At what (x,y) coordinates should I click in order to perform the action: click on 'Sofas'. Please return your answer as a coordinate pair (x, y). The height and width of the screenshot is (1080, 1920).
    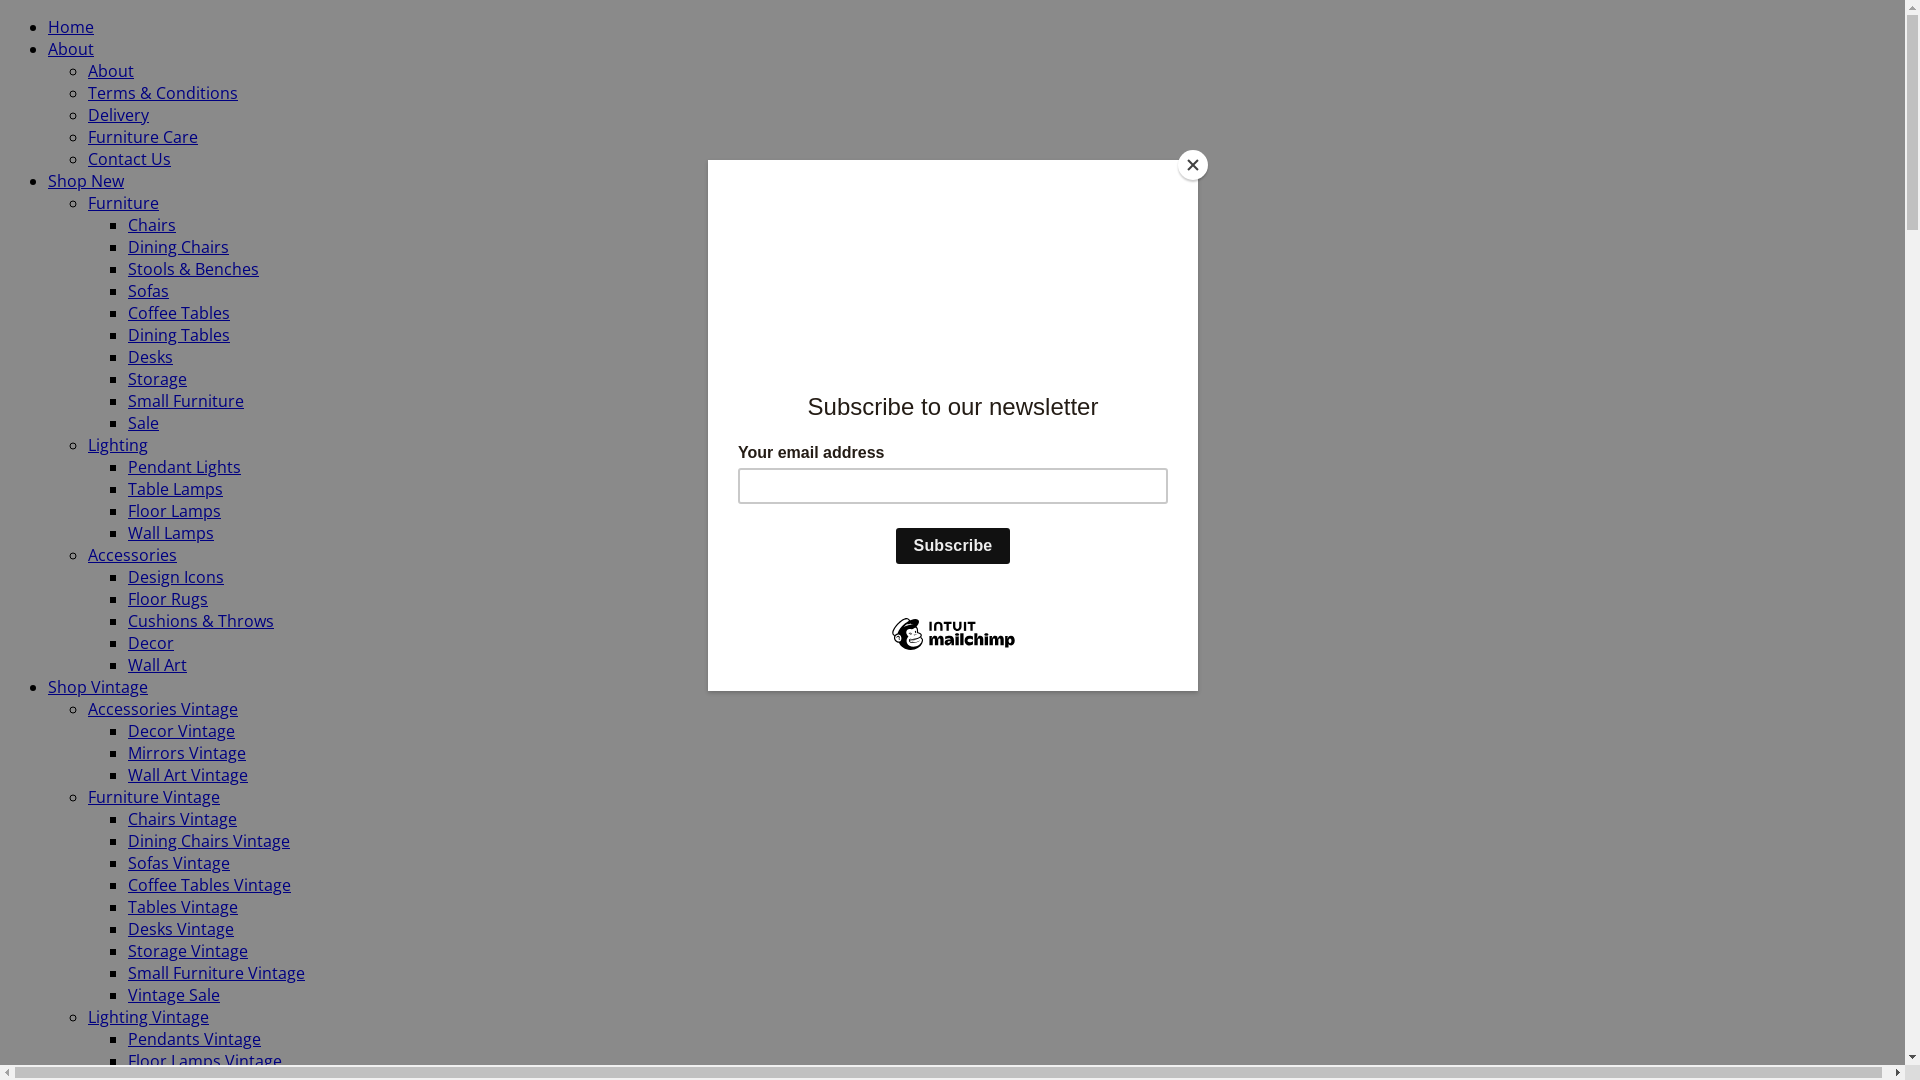
    Looking at the image, I should click on (147, 290).